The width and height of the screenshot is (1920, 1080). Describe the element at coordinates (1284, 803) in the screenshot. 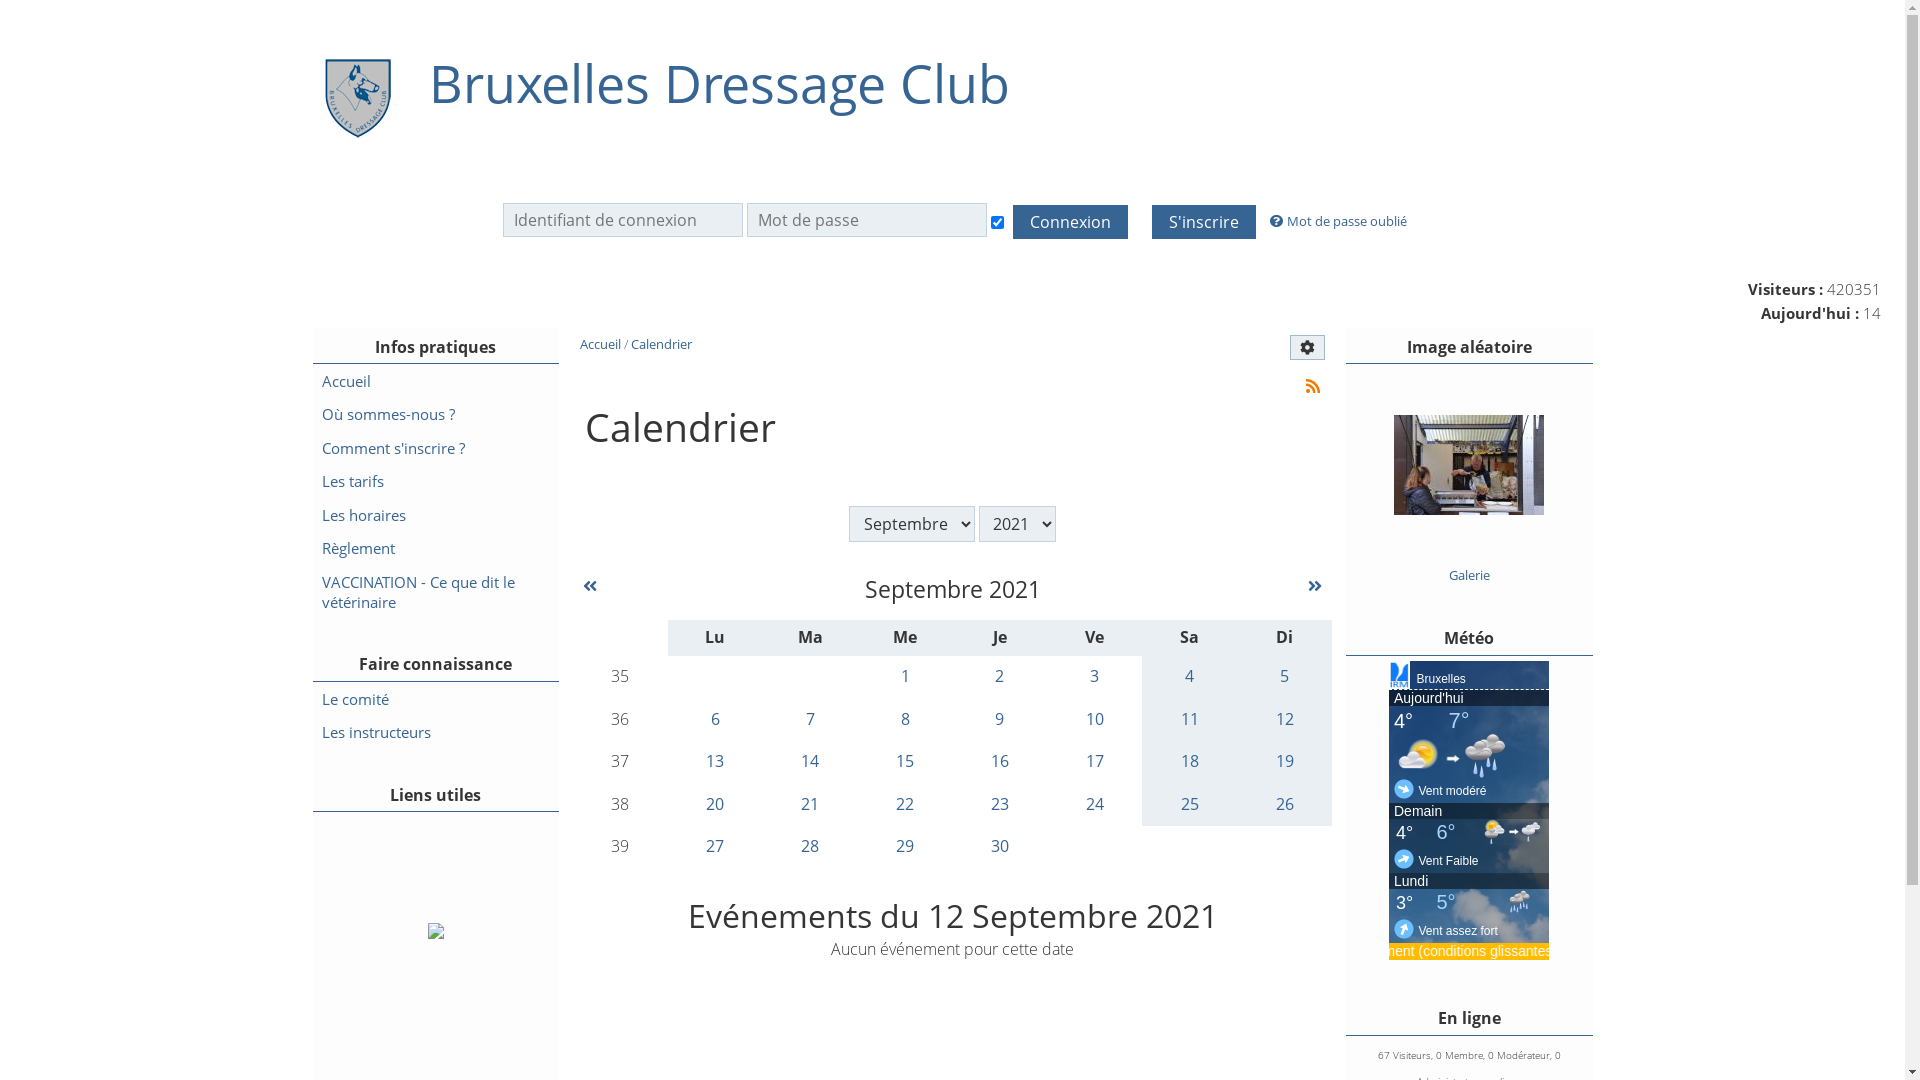

I see `'26'` at that location.